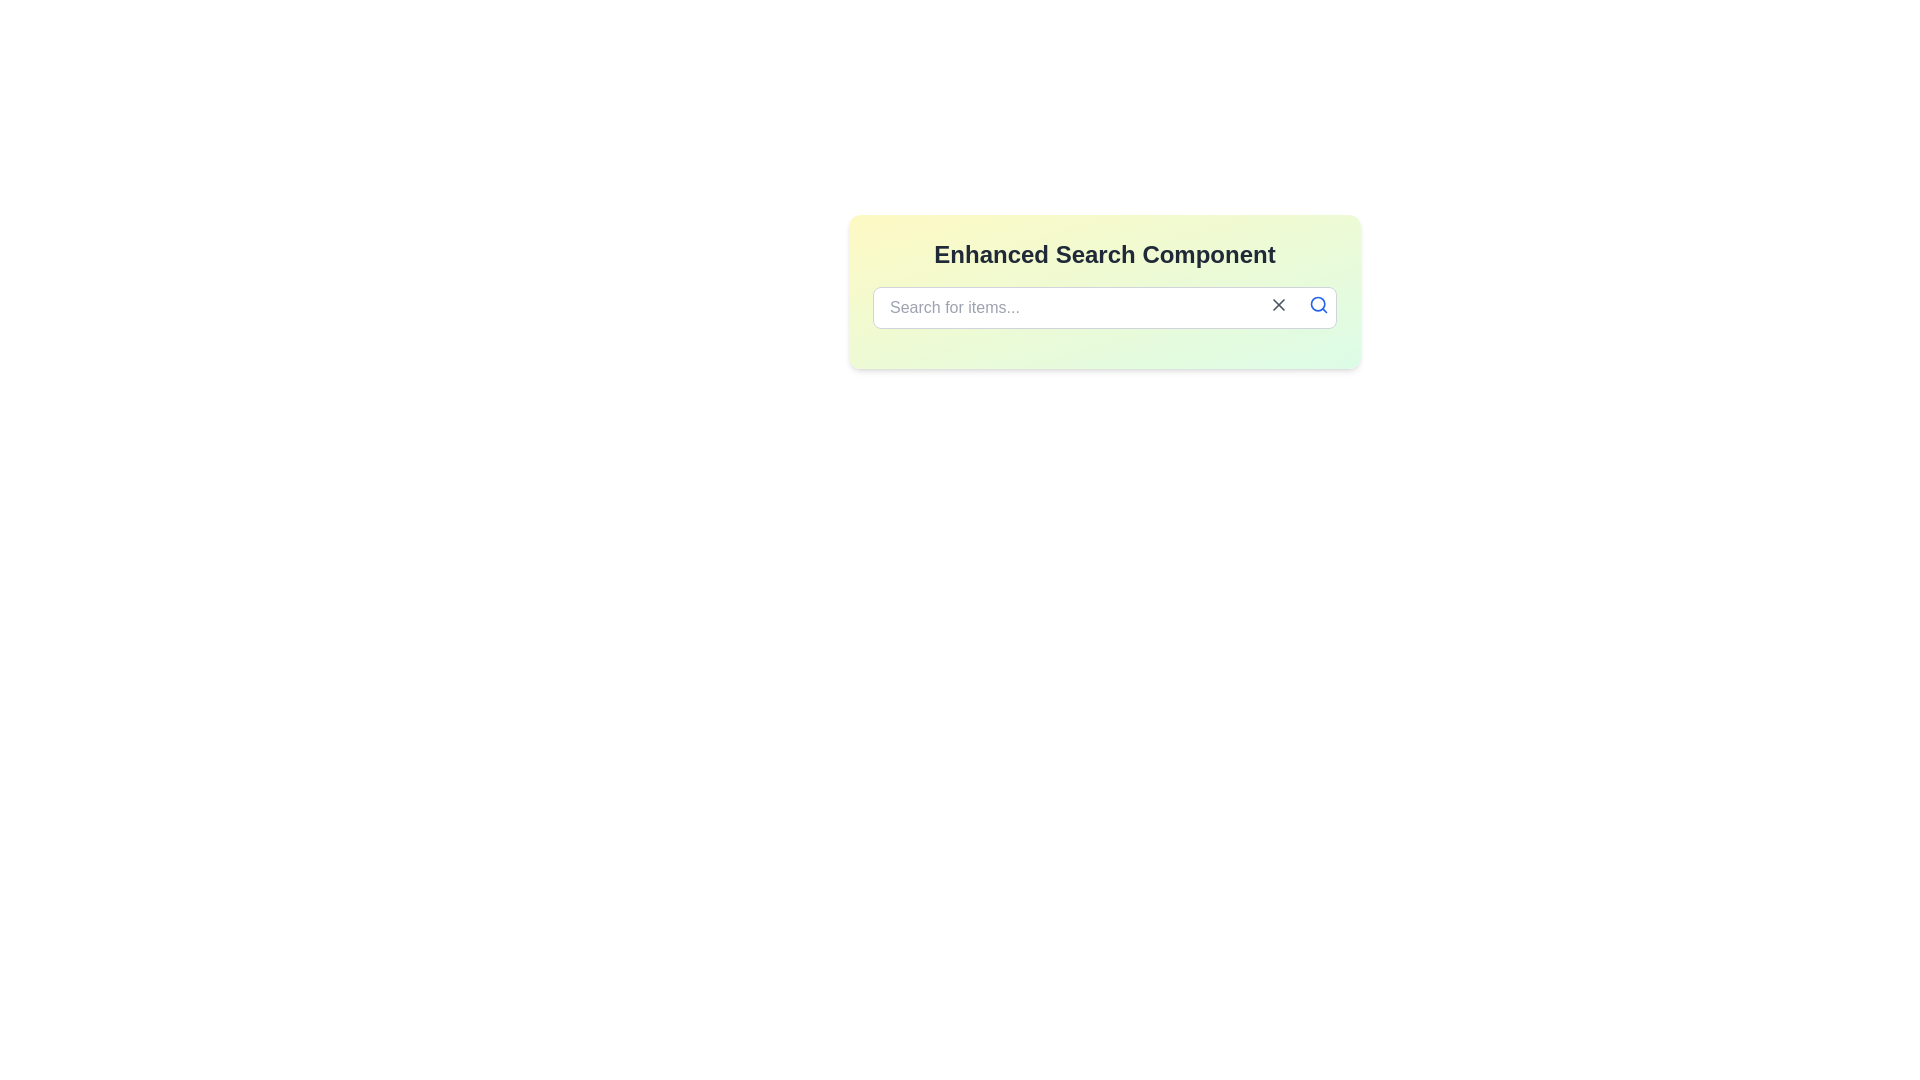  Describe the element at coordinates (1277, 304) in the screenshot. I see `the small gray icon resembling a close or cancel symbol` at that location.